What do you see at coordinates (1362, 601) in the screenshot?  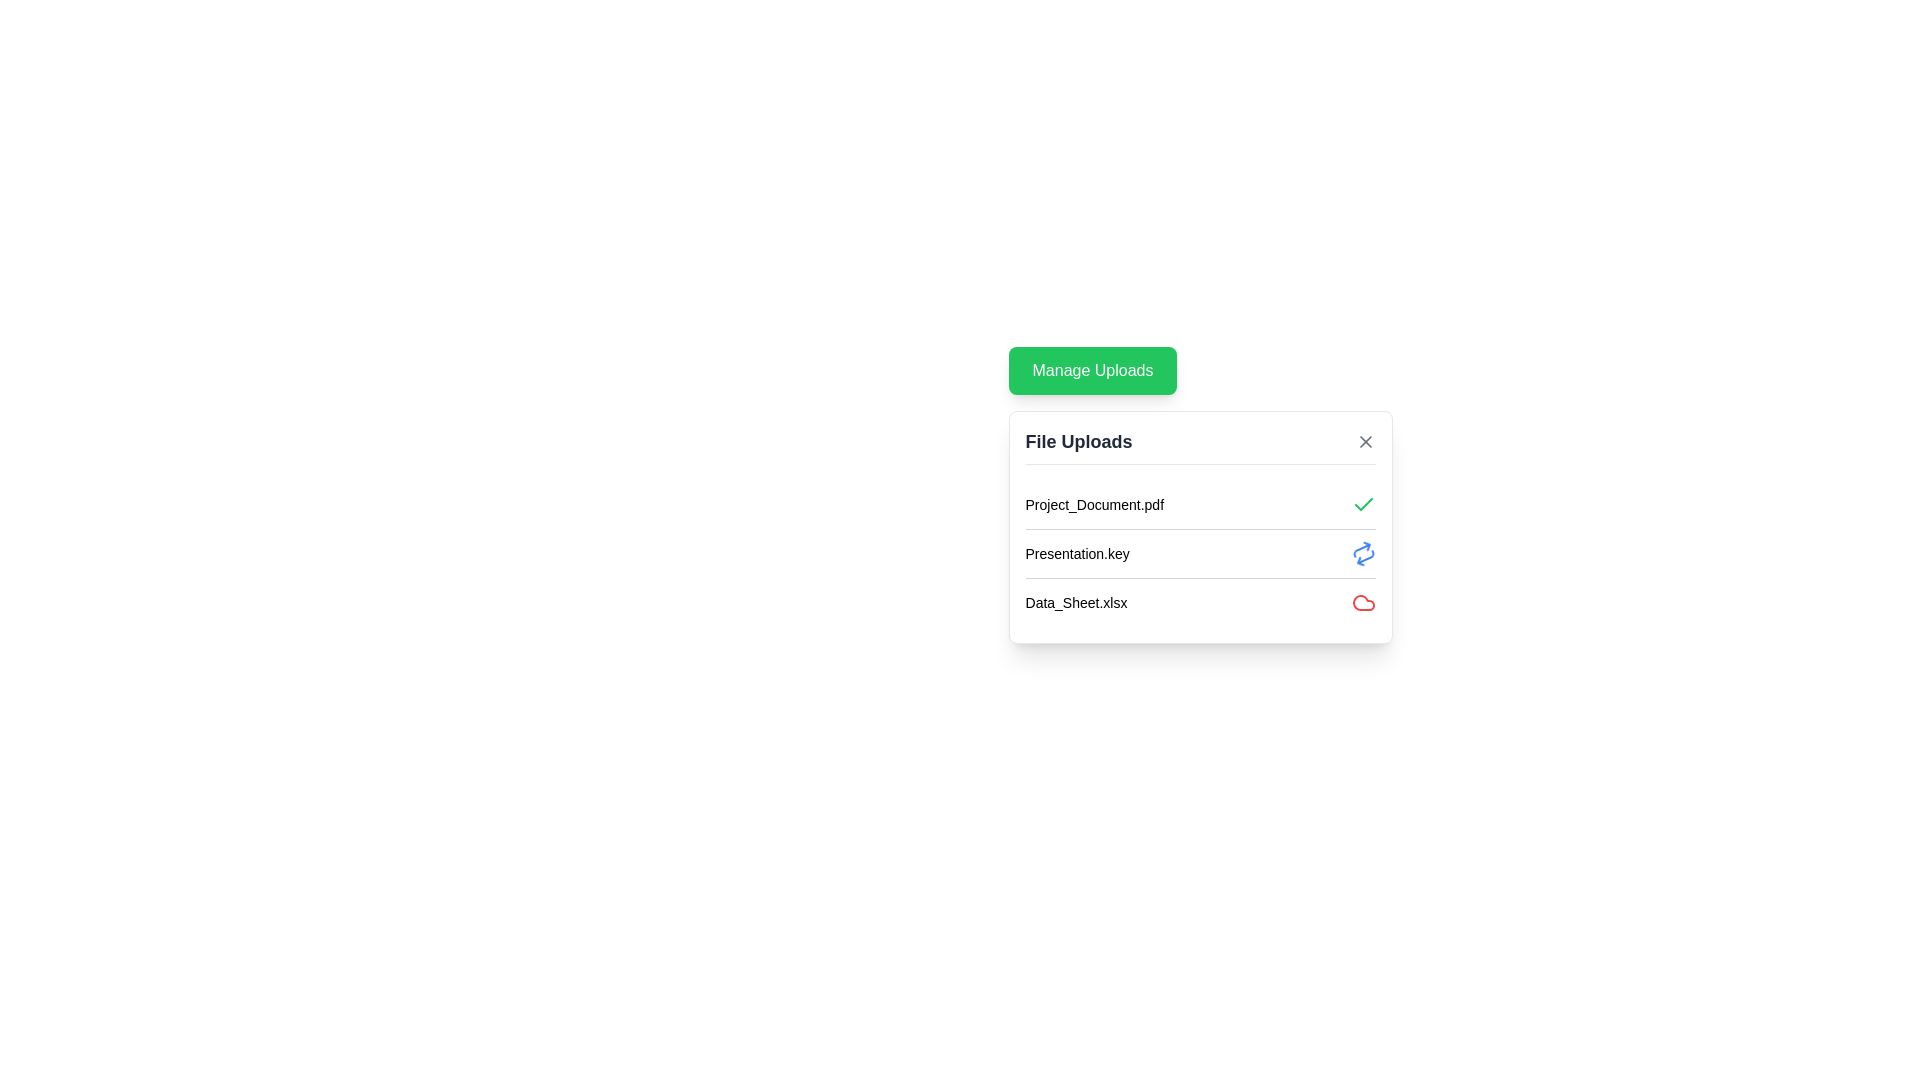 I see `the icon component within the SVG that represents an action related to the 'Data_Sheet.xlsx' file in the 'File Uploads' card` at bounding box center [1362, 601].